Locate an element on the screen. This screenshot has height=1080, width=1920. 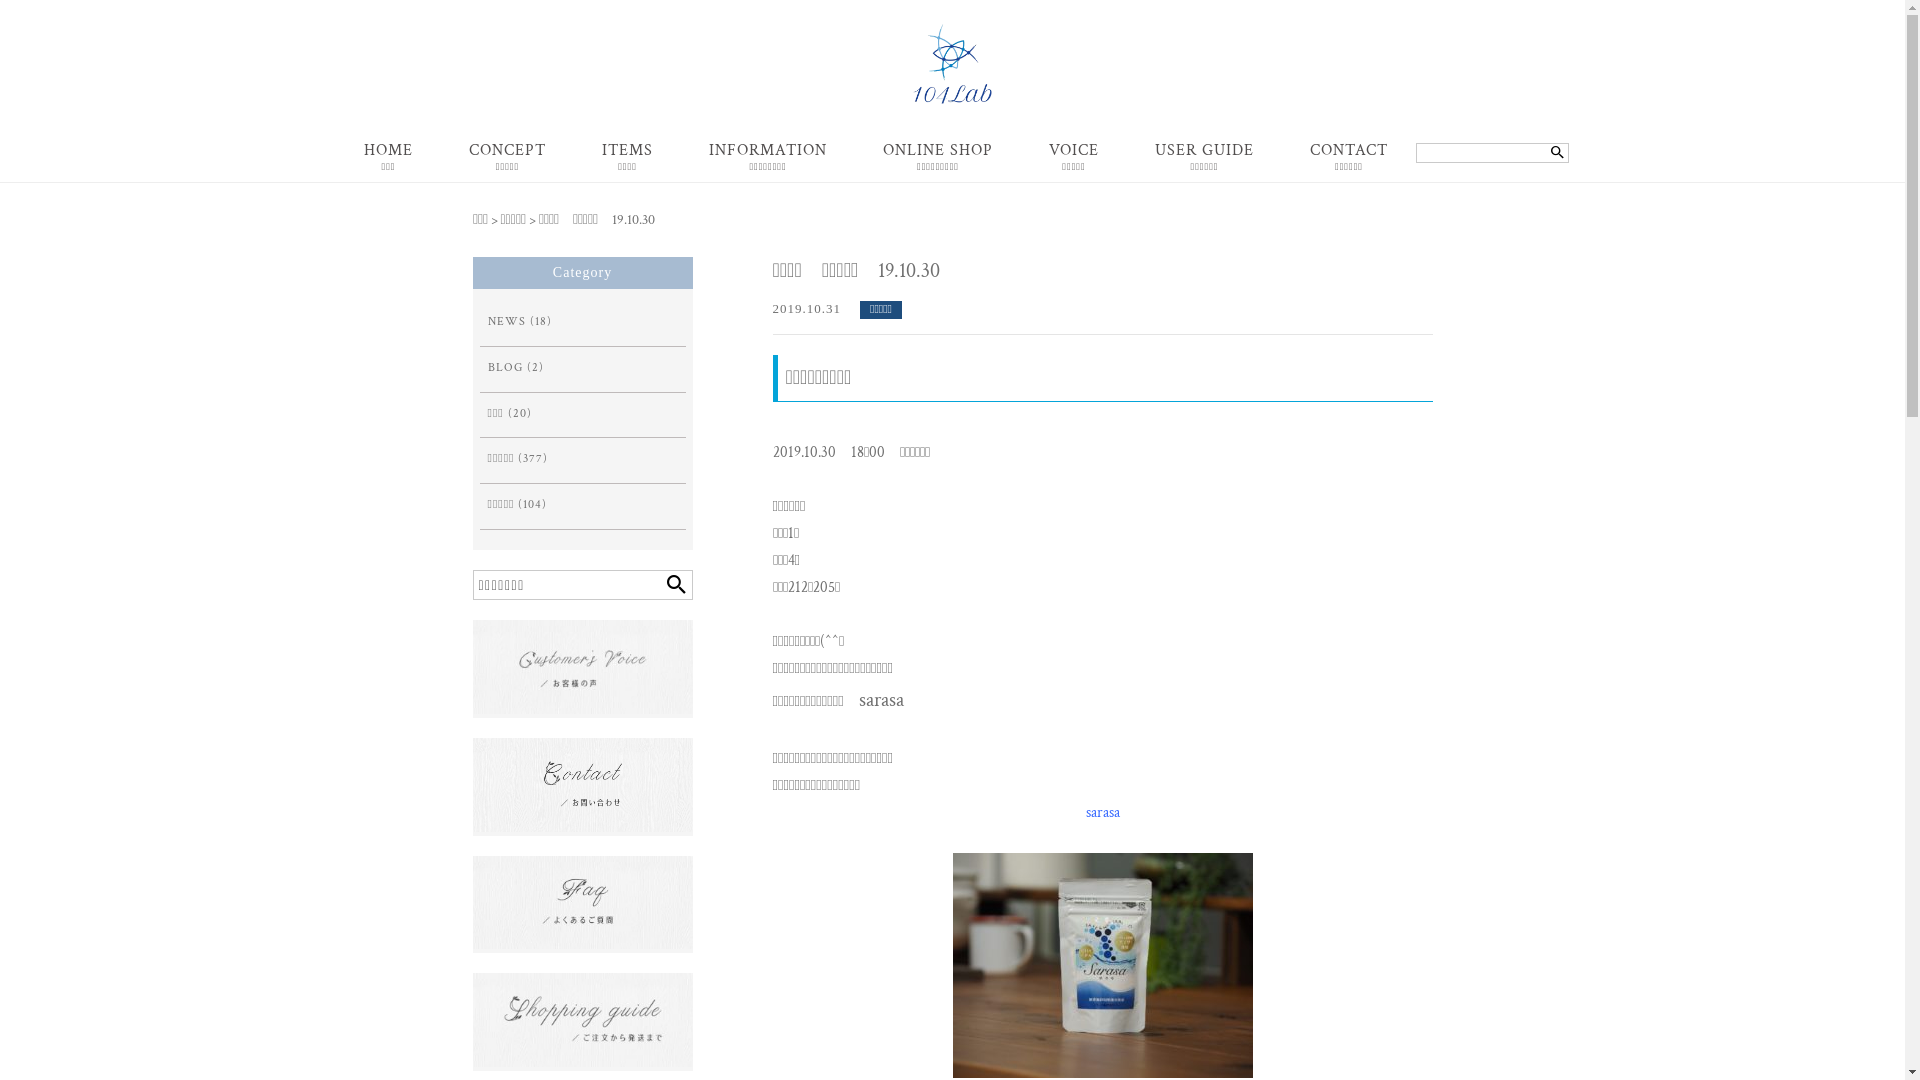
'NEWS' is located at coordinates (507, 321).